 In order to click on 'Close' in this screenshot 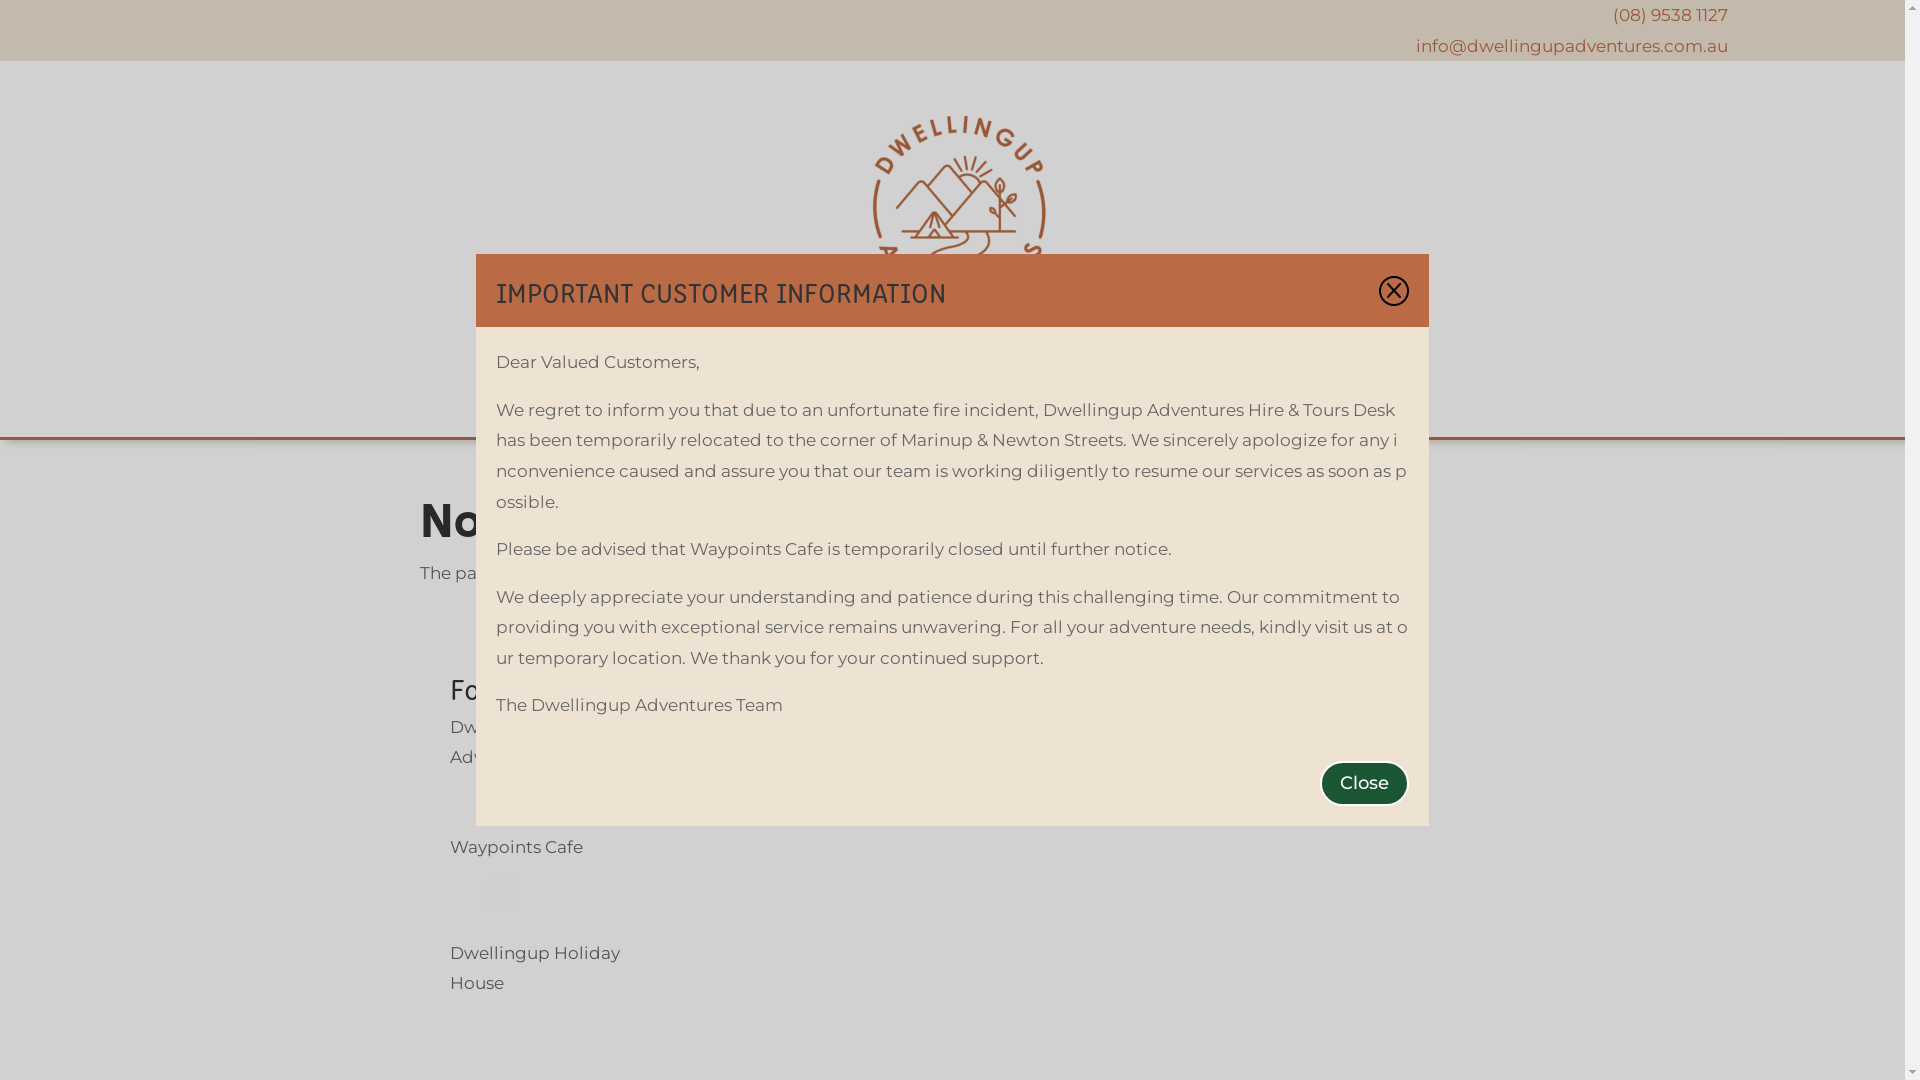, I will do `click(1320, 782)`.